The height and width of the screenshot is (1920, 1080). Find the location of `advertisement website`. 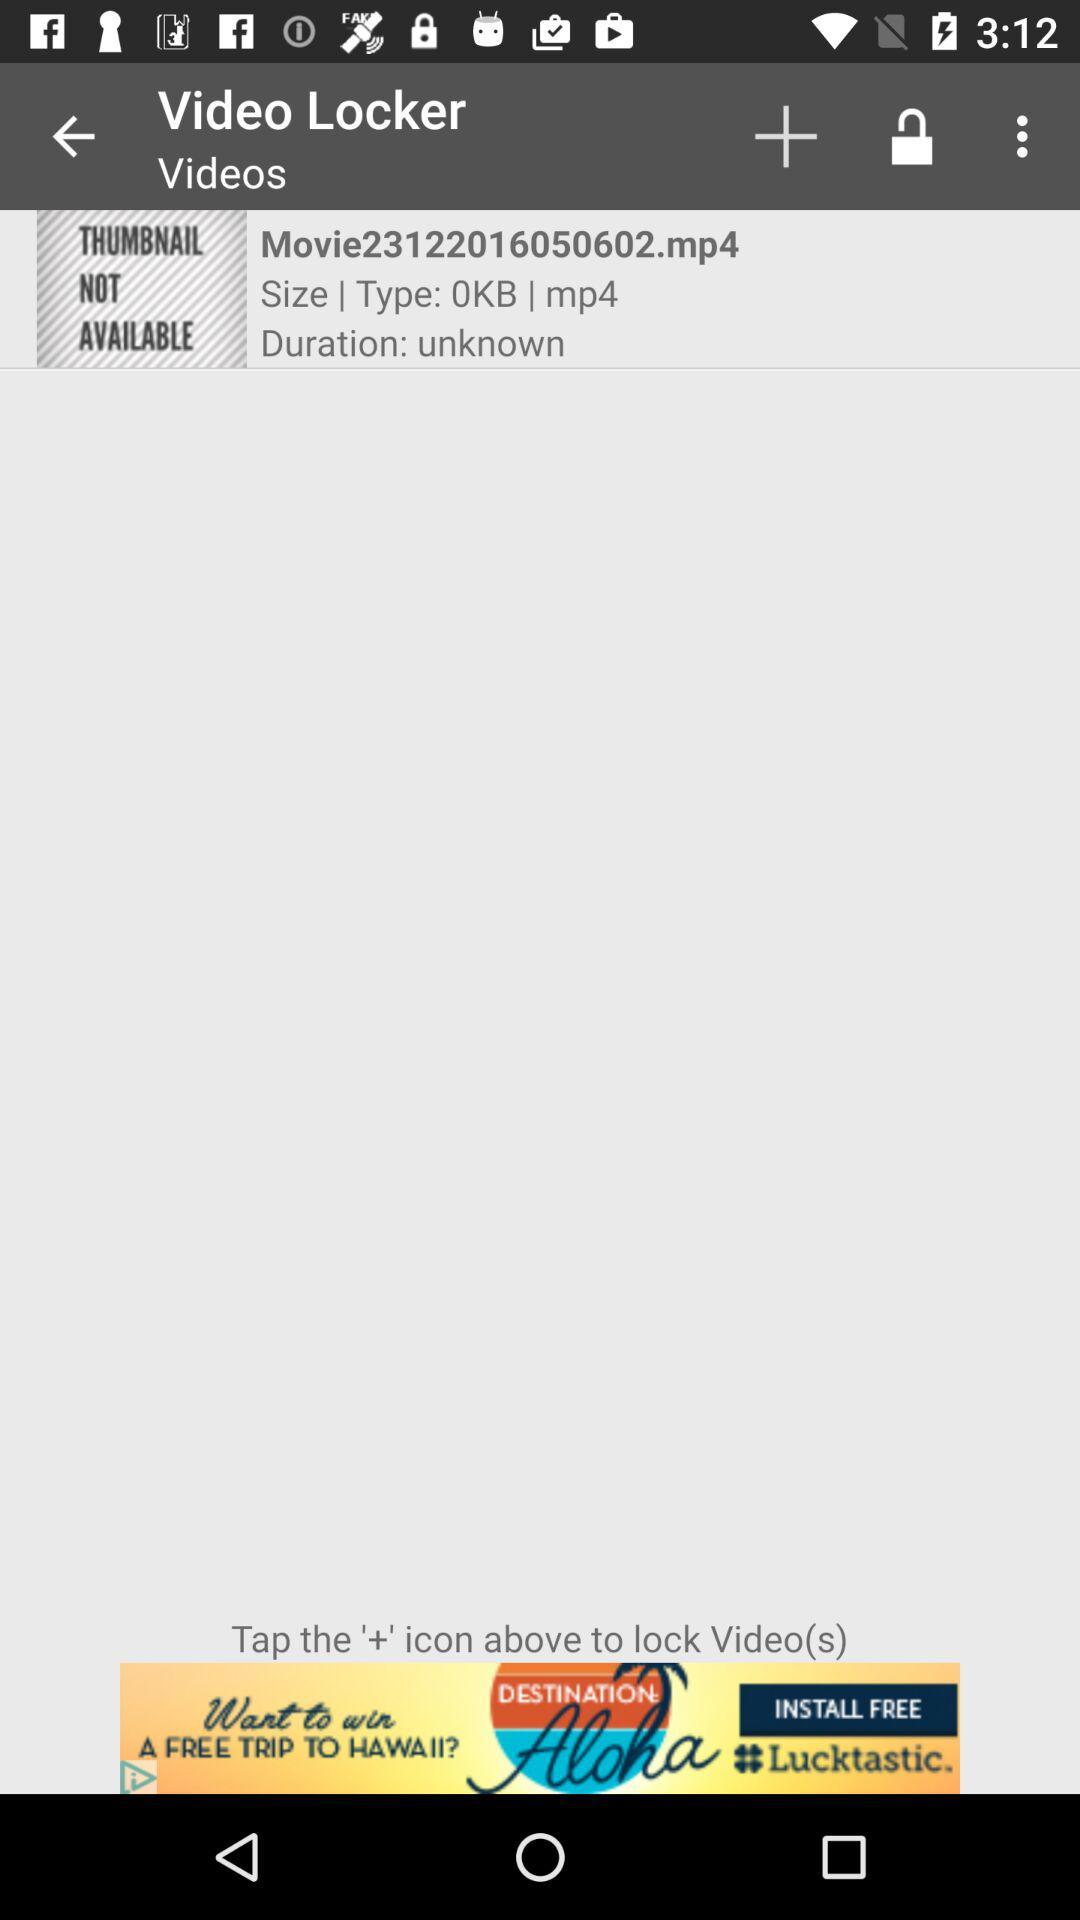

advertisement website is located at coordinates (540, 1727).